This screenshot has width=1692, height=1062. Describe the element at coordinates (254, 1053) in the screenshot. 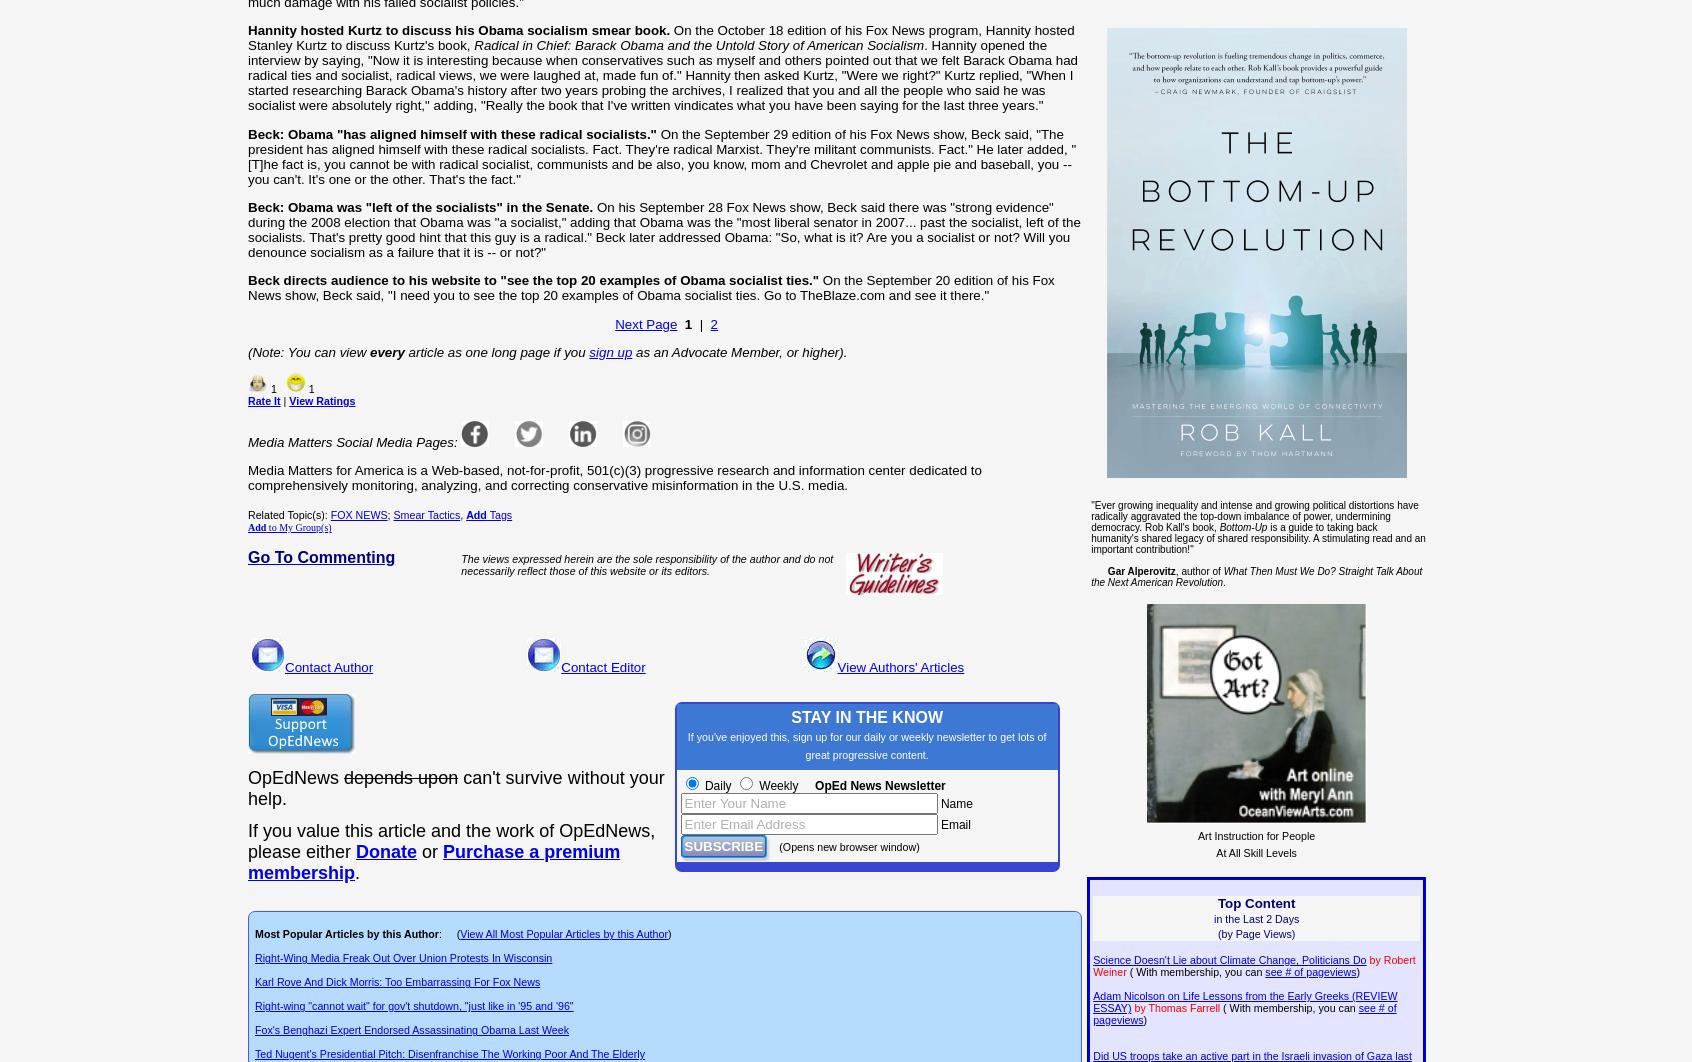

I see `'Ted Nugent's Presidential Pitch: Disenfranchise The Working Poor And The Elderly'` at that location.